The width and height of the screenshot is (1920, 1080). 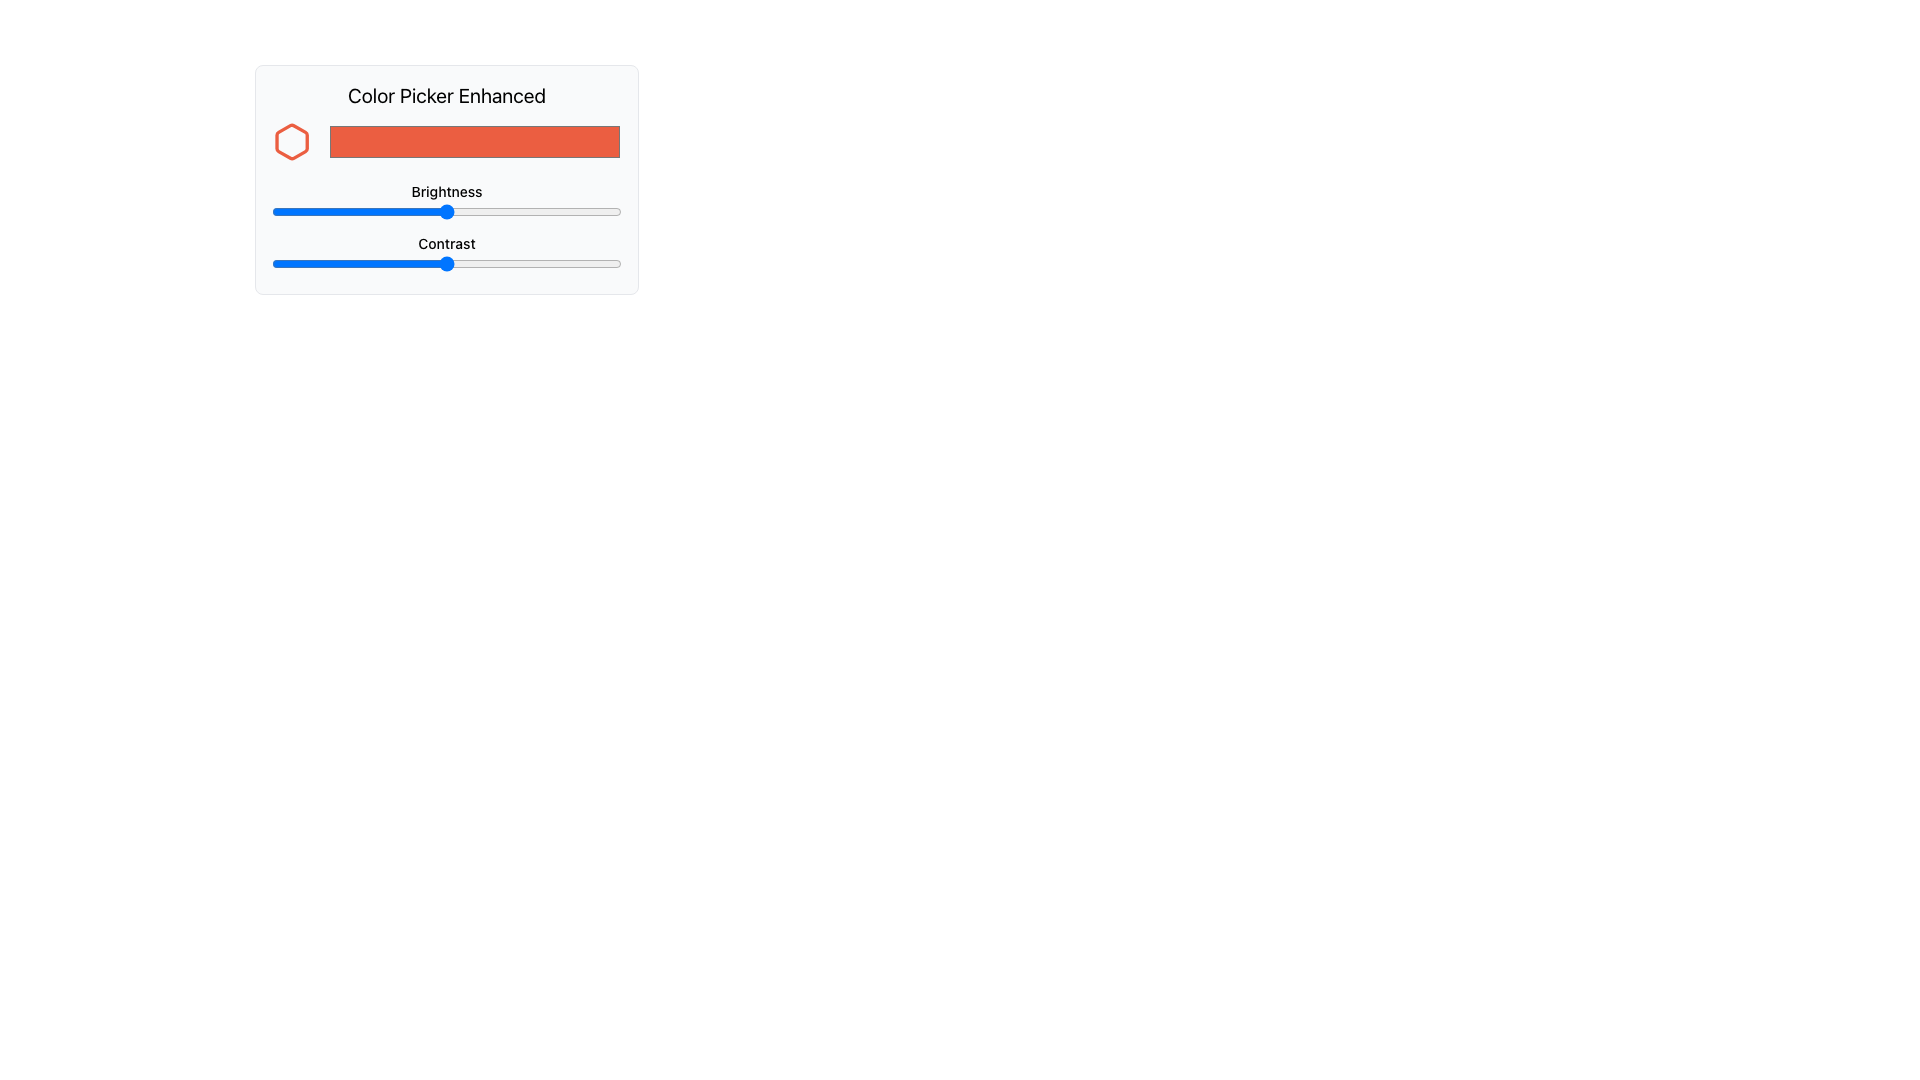 What do you see at coordinates (445, 212) in the screenshot?
I see `brightness level` at bounding box center [445, 212].